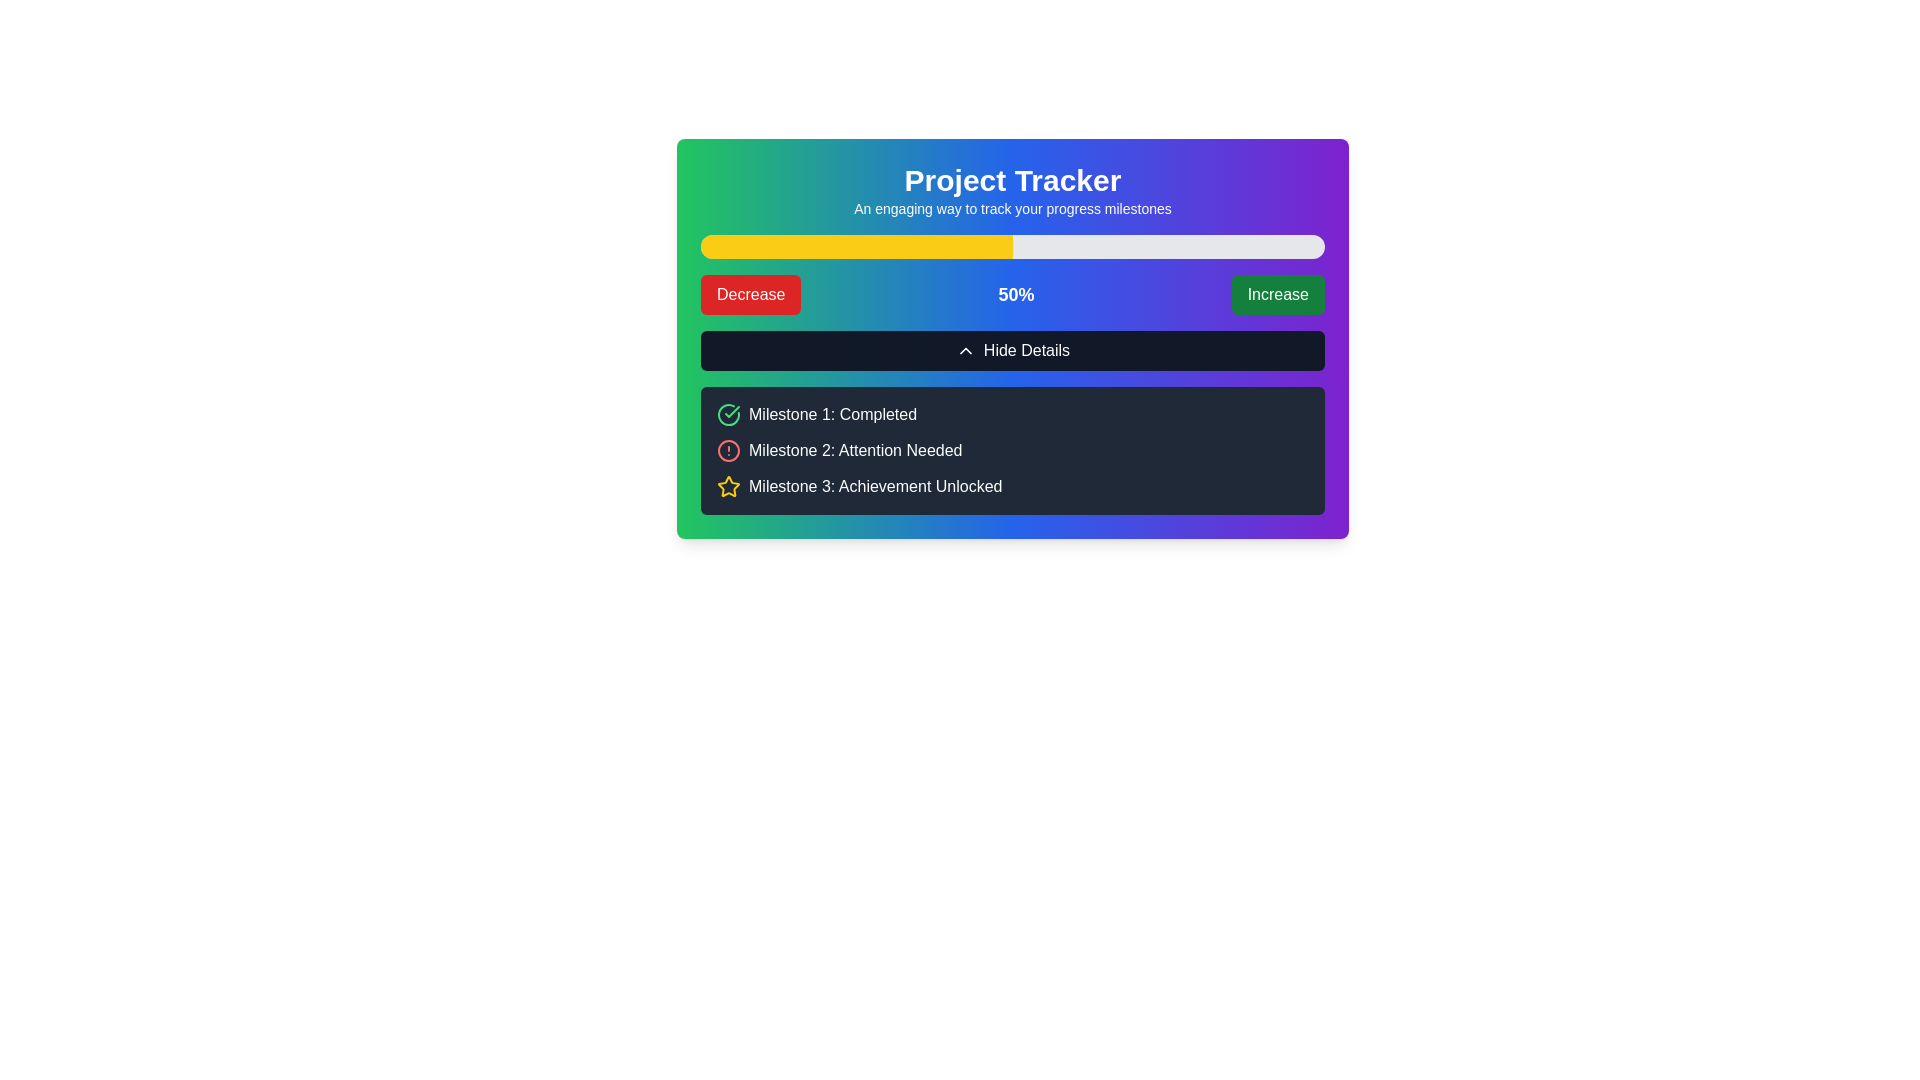 The image size is (1920, 1080). What do you see at coordinates (1012, 451) in the screenshot?
I see `the milestone list located in the lower half of the central content area` at bounding box center [1012, 451].